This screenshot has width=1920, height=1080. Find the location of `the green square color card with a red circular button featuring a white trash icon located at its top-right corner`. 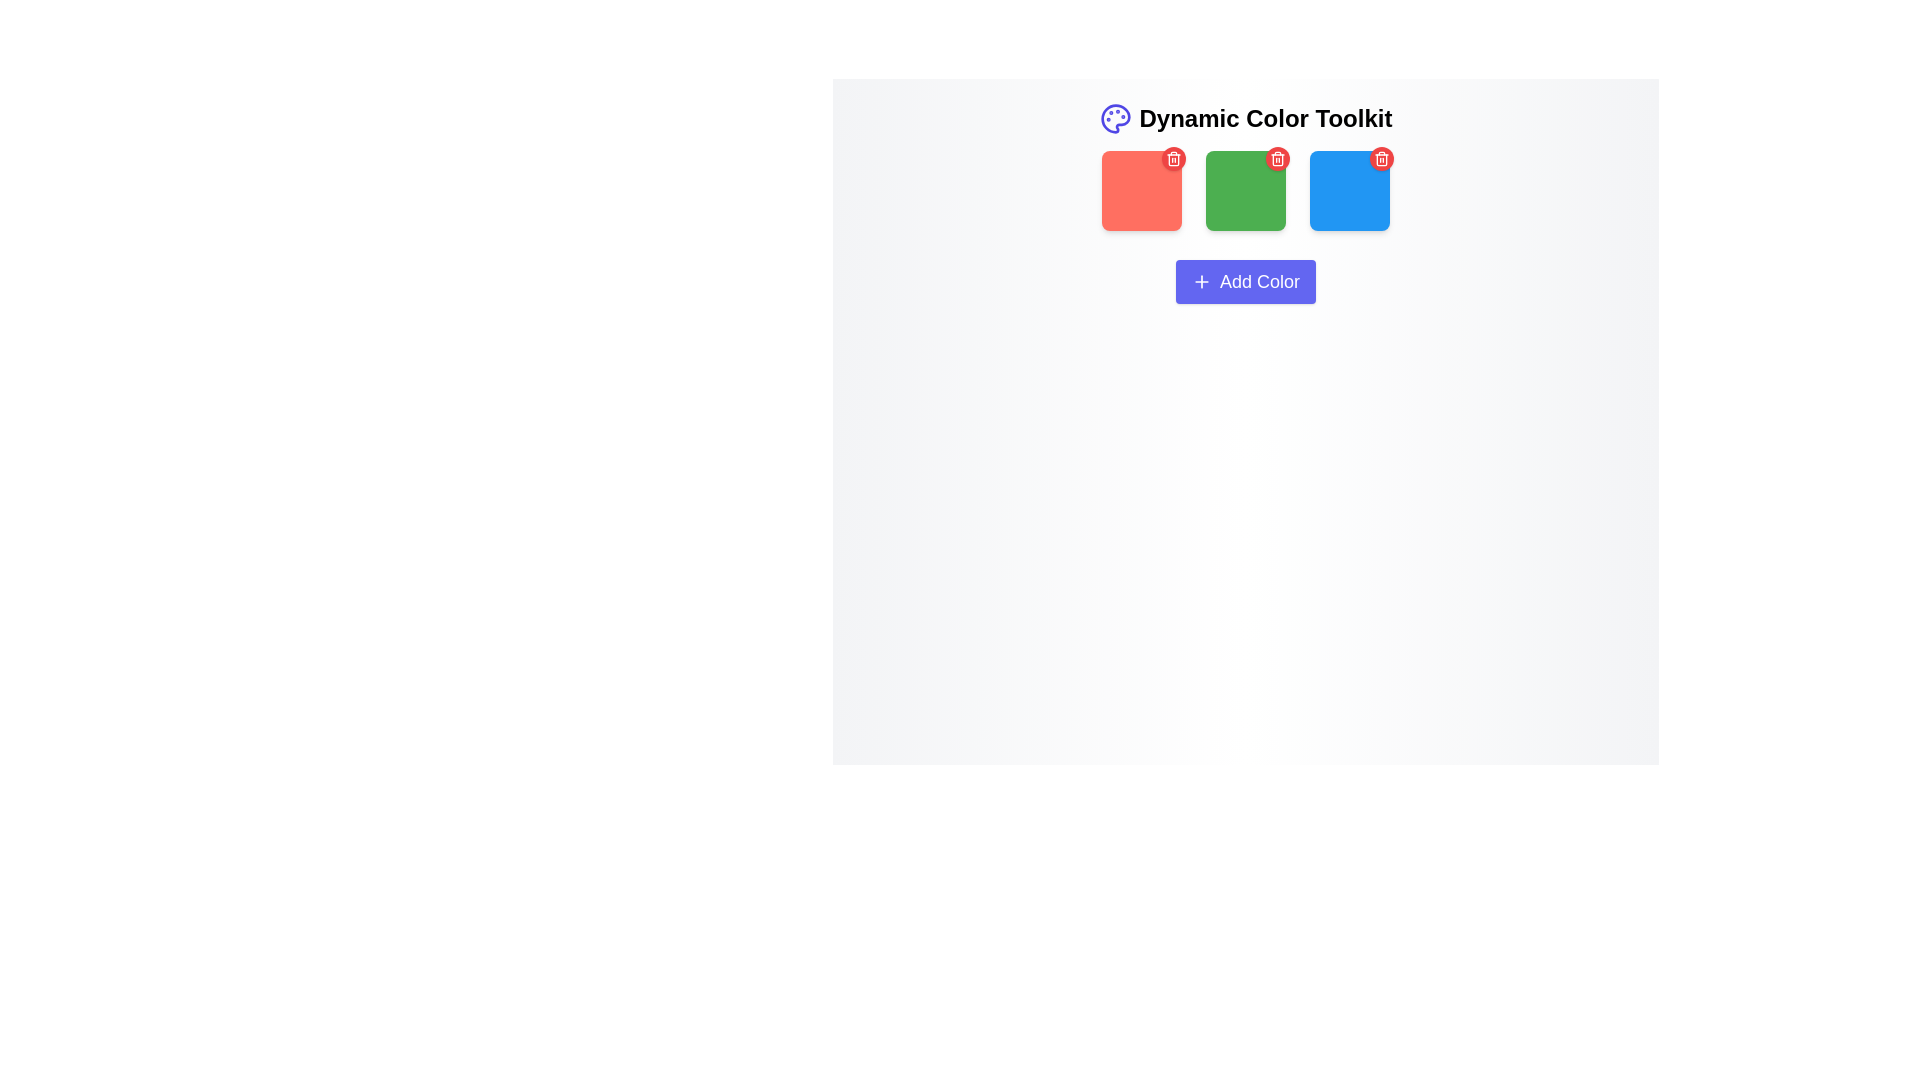

the green square color card with a red circular button featuring a white trash icon located at its top-right corner is located at coordinates (1245, 193).